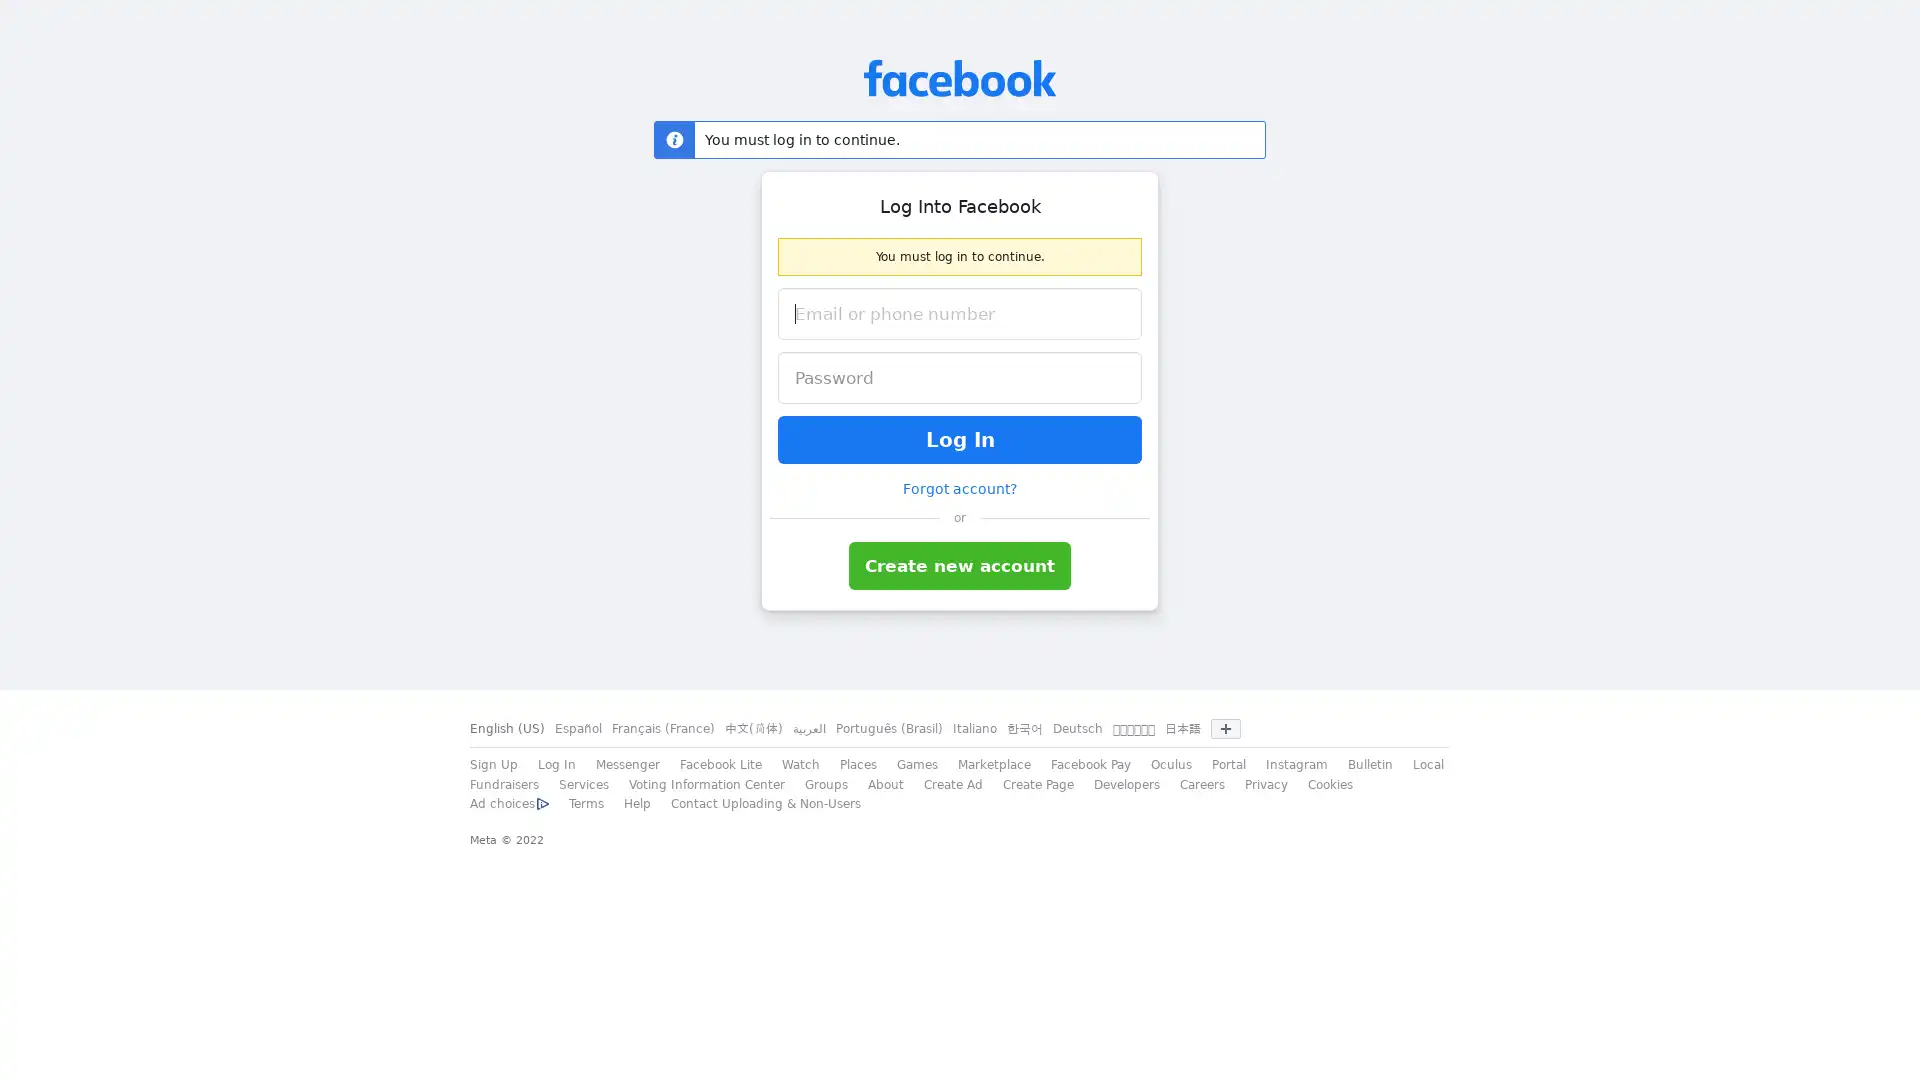 Image resolution: width=1920 pixels, height=1080 pixels. What do you see at coordinates (960, 566) in the screenshot?
I see `Create new account` at bounding box center [960, 566].